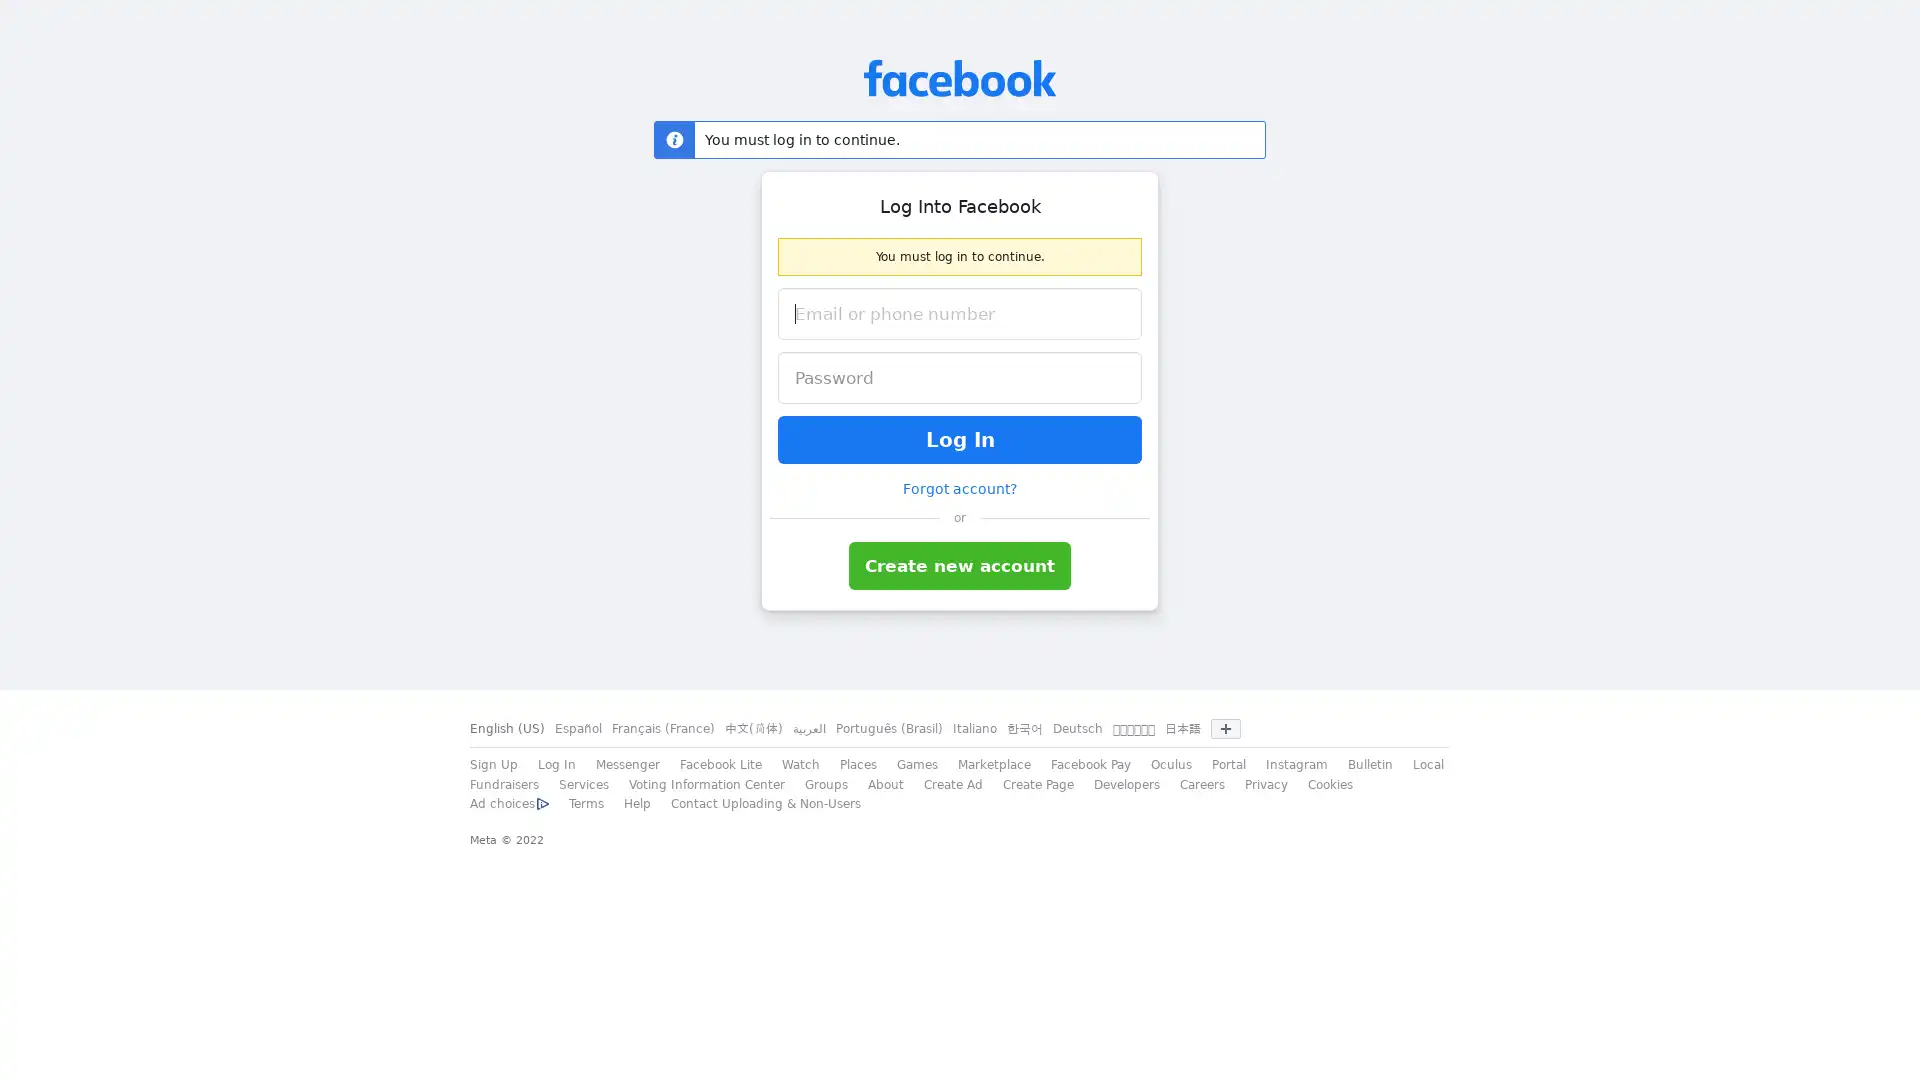 Image resolution: width=1920 pixels, height=1080 pixels. What do you see at coordinates (960, 566) in the screenshot?
I see `Create new account` at bounding box center [960, 566].